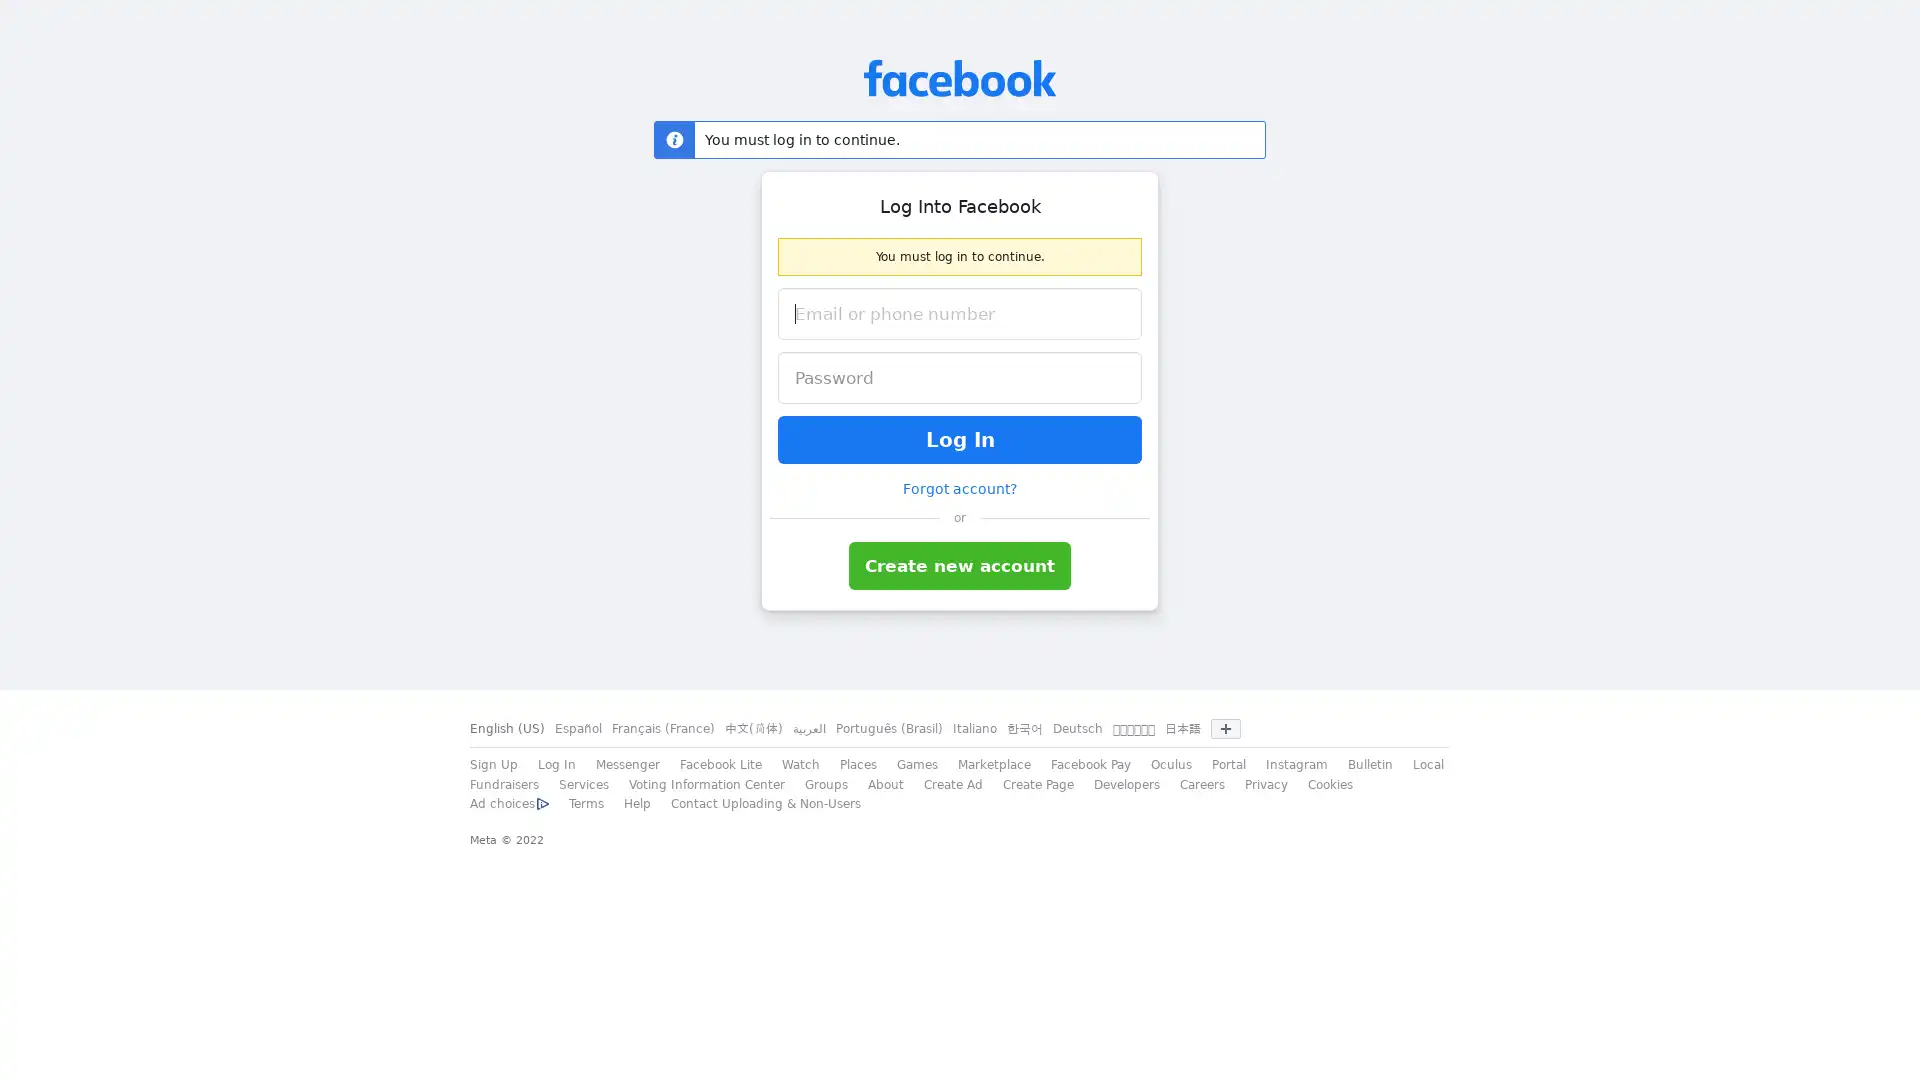 Image resolution: width=1920 pixels, height=1080 pixels. What do you see at coordinates (960, 566) in the screenshot?
I see `Create new account` at bounding box center [960, 566].